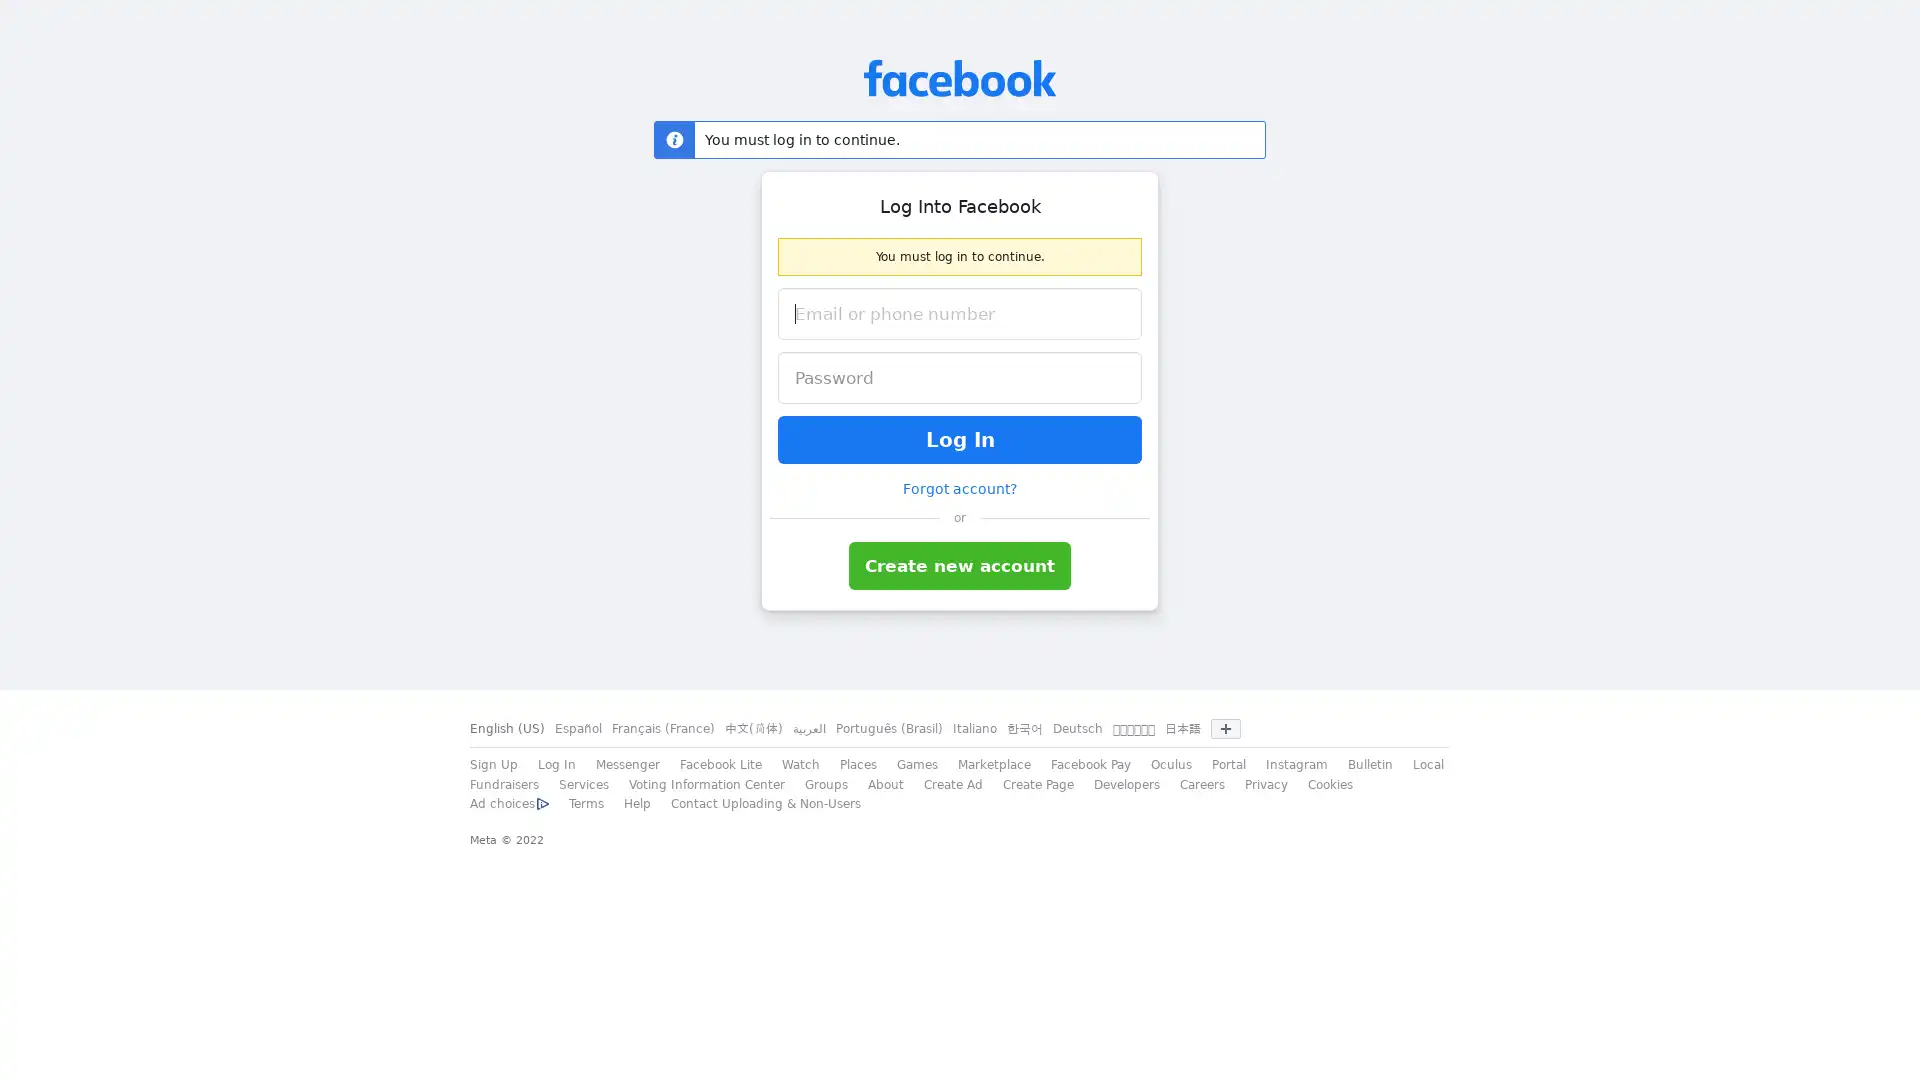 Image resolution: width=1920 pixels, height=1080 pixels. What do you see at coordinates (960, 566) in the screenshot?
I see `Create new account` at bounding box center [960, 566].